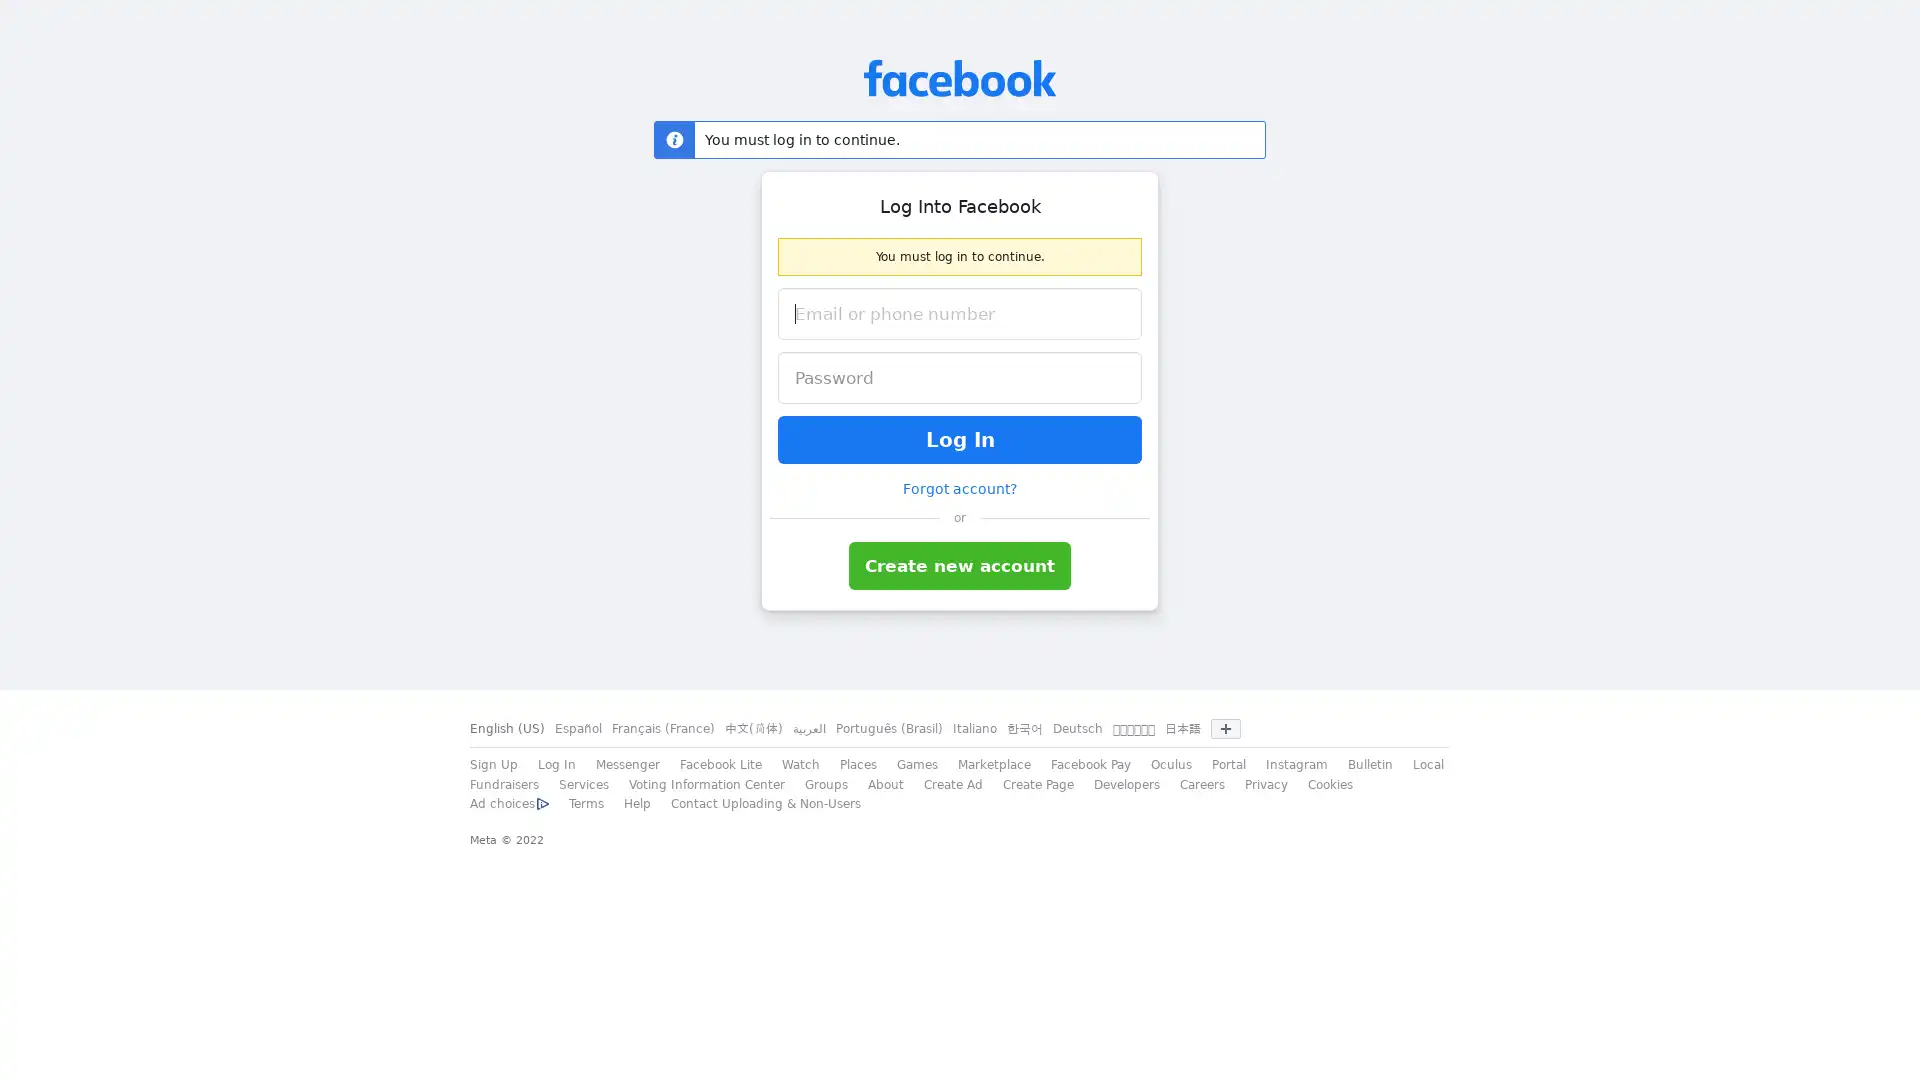 Image resolution: width=1920 pixels, height=1080 pixels. What do you see at coordinates (960, 566) in the screenshot?
I see `Create new account` at bounding box center [960, 566].